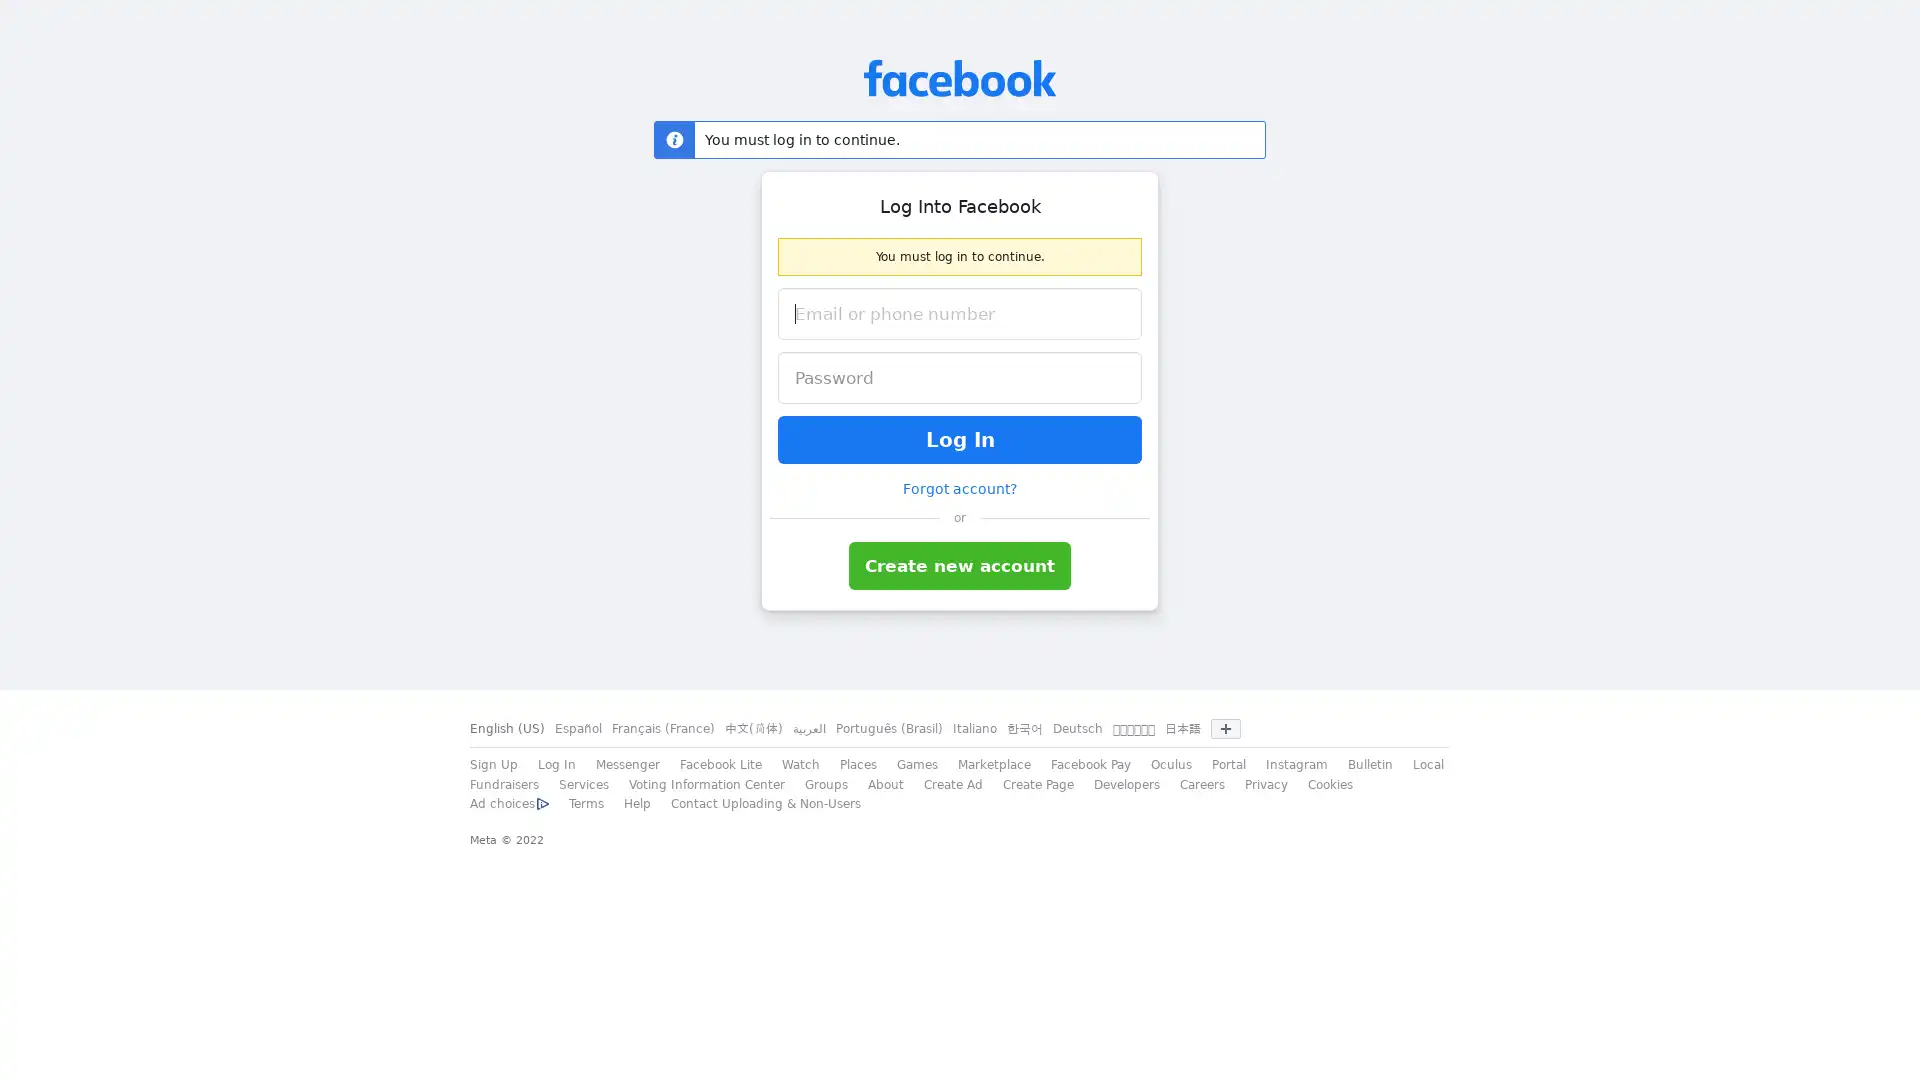 Image resolution: width=1920 pixels, height=1080 pixels. What do you see at coordinates (960, 566) in the screenshot?
I see `Create new account` at bounding box center [960, 566].